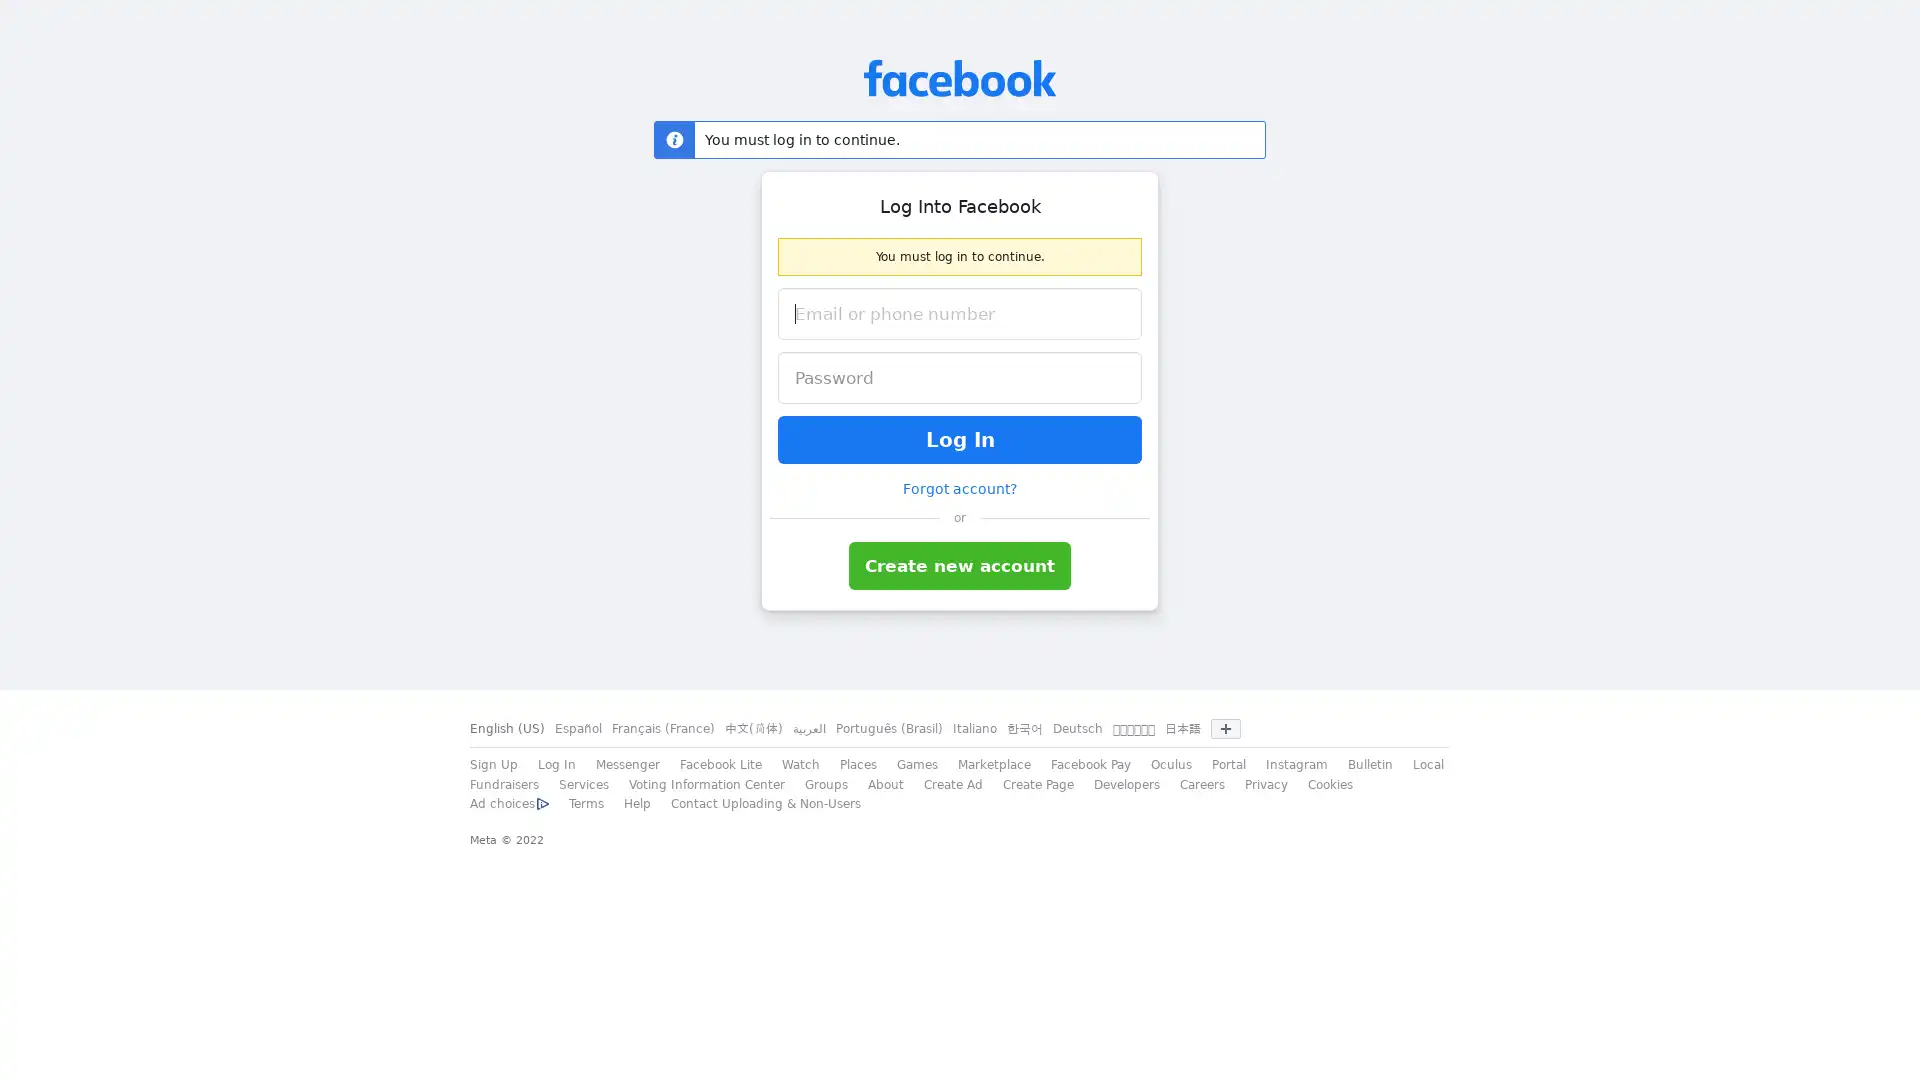 Image resolution: width=1920 pixels, height=1080 pixels. What do you see at coordinates (960, 566) in the screenshot?
I see `Create new account` at bounding box center [960, 566].